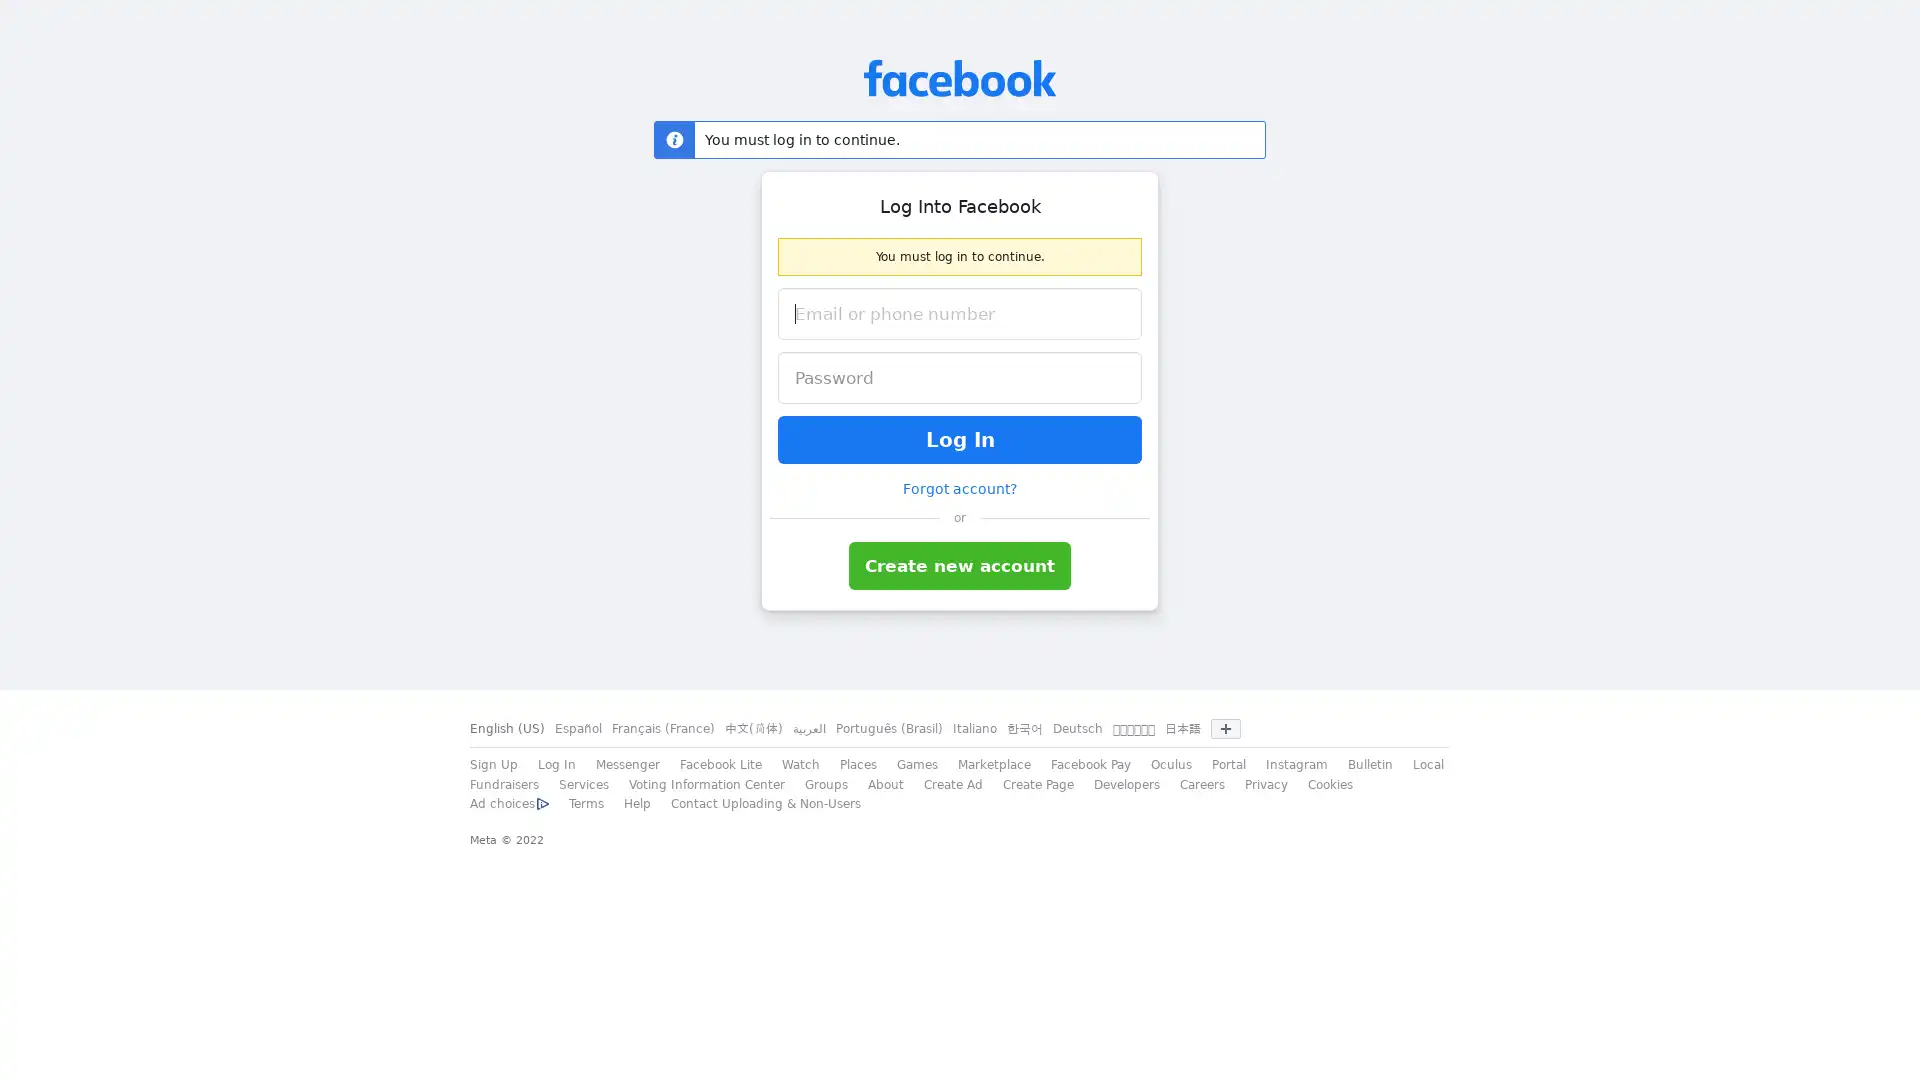 Image resolution: width=1920 pixels, height=1080 pixels. What do you see at coordinates (960, 566) in the screenshot?
I see `Create new account` at bounding box center [960, 566].